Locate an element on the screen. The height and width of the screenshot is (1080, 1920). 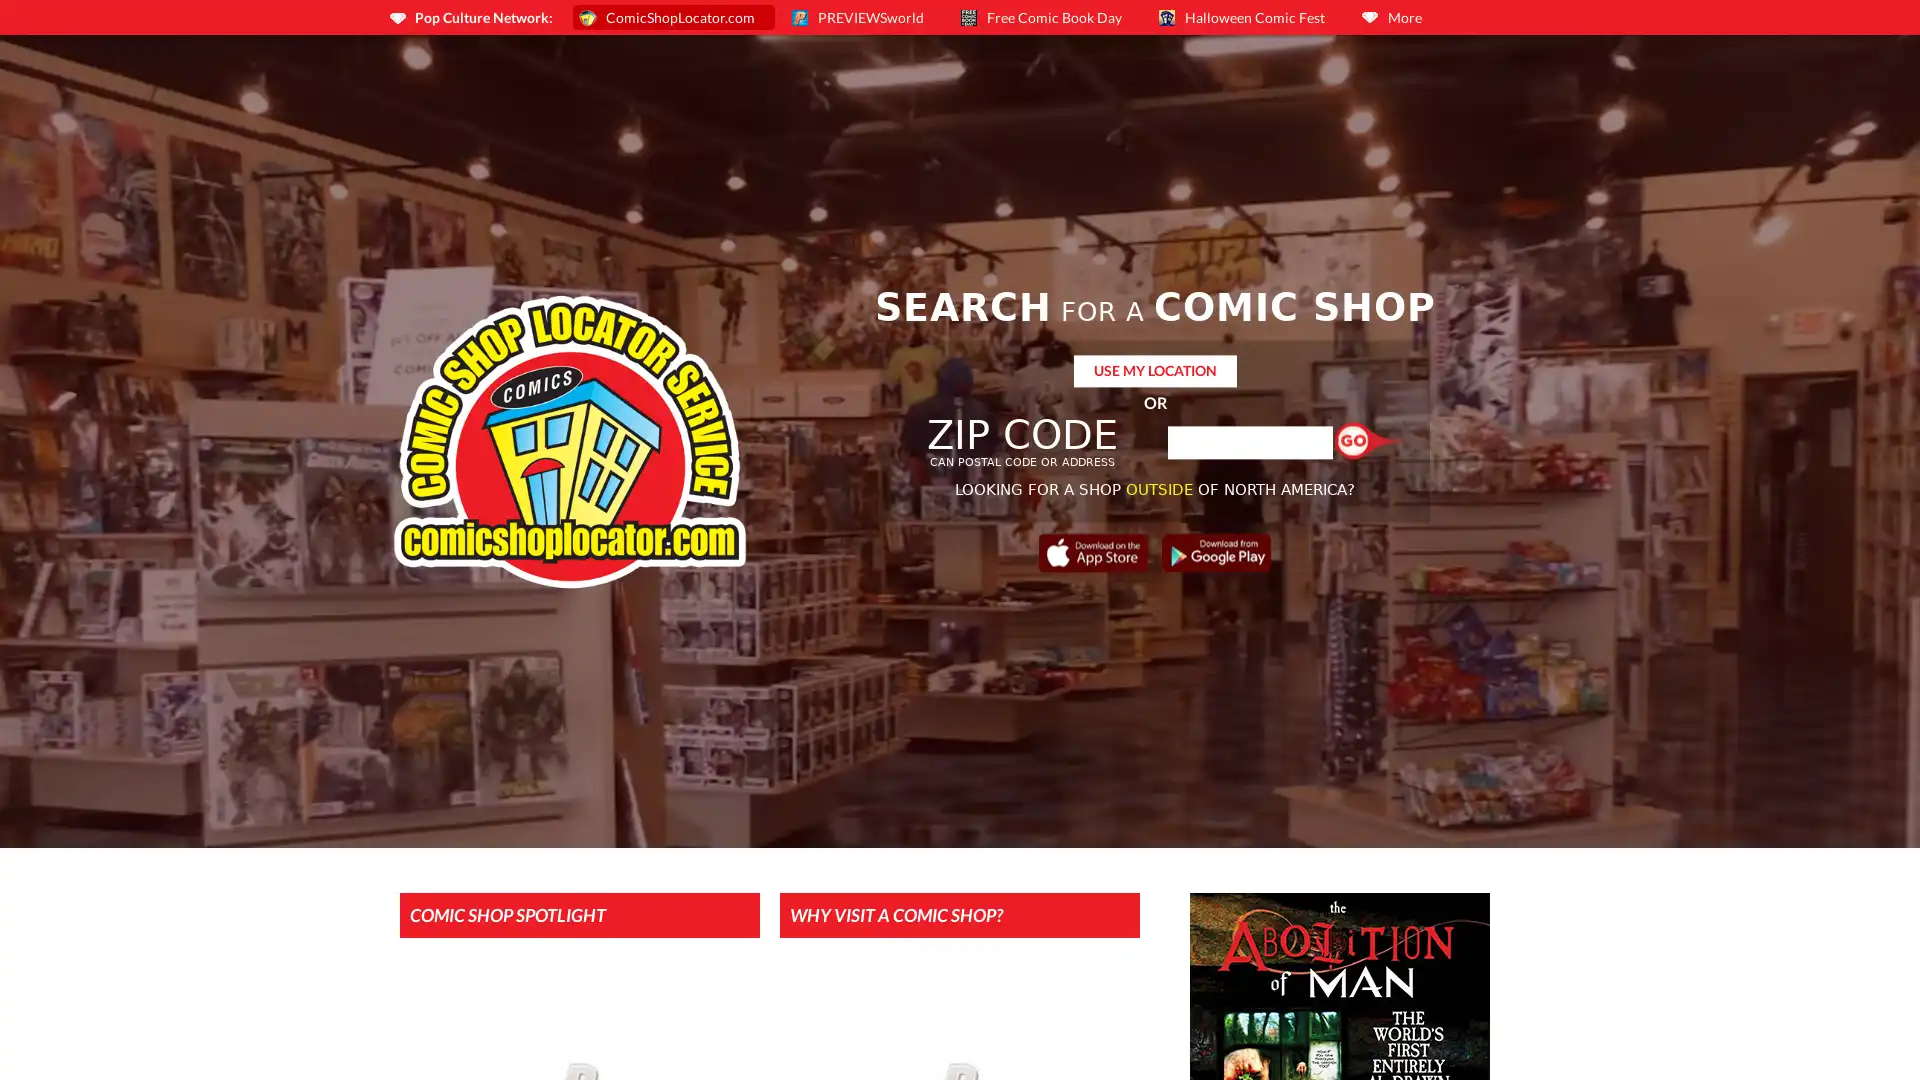
Find a Shop! is located at coordinates (1368, 439).